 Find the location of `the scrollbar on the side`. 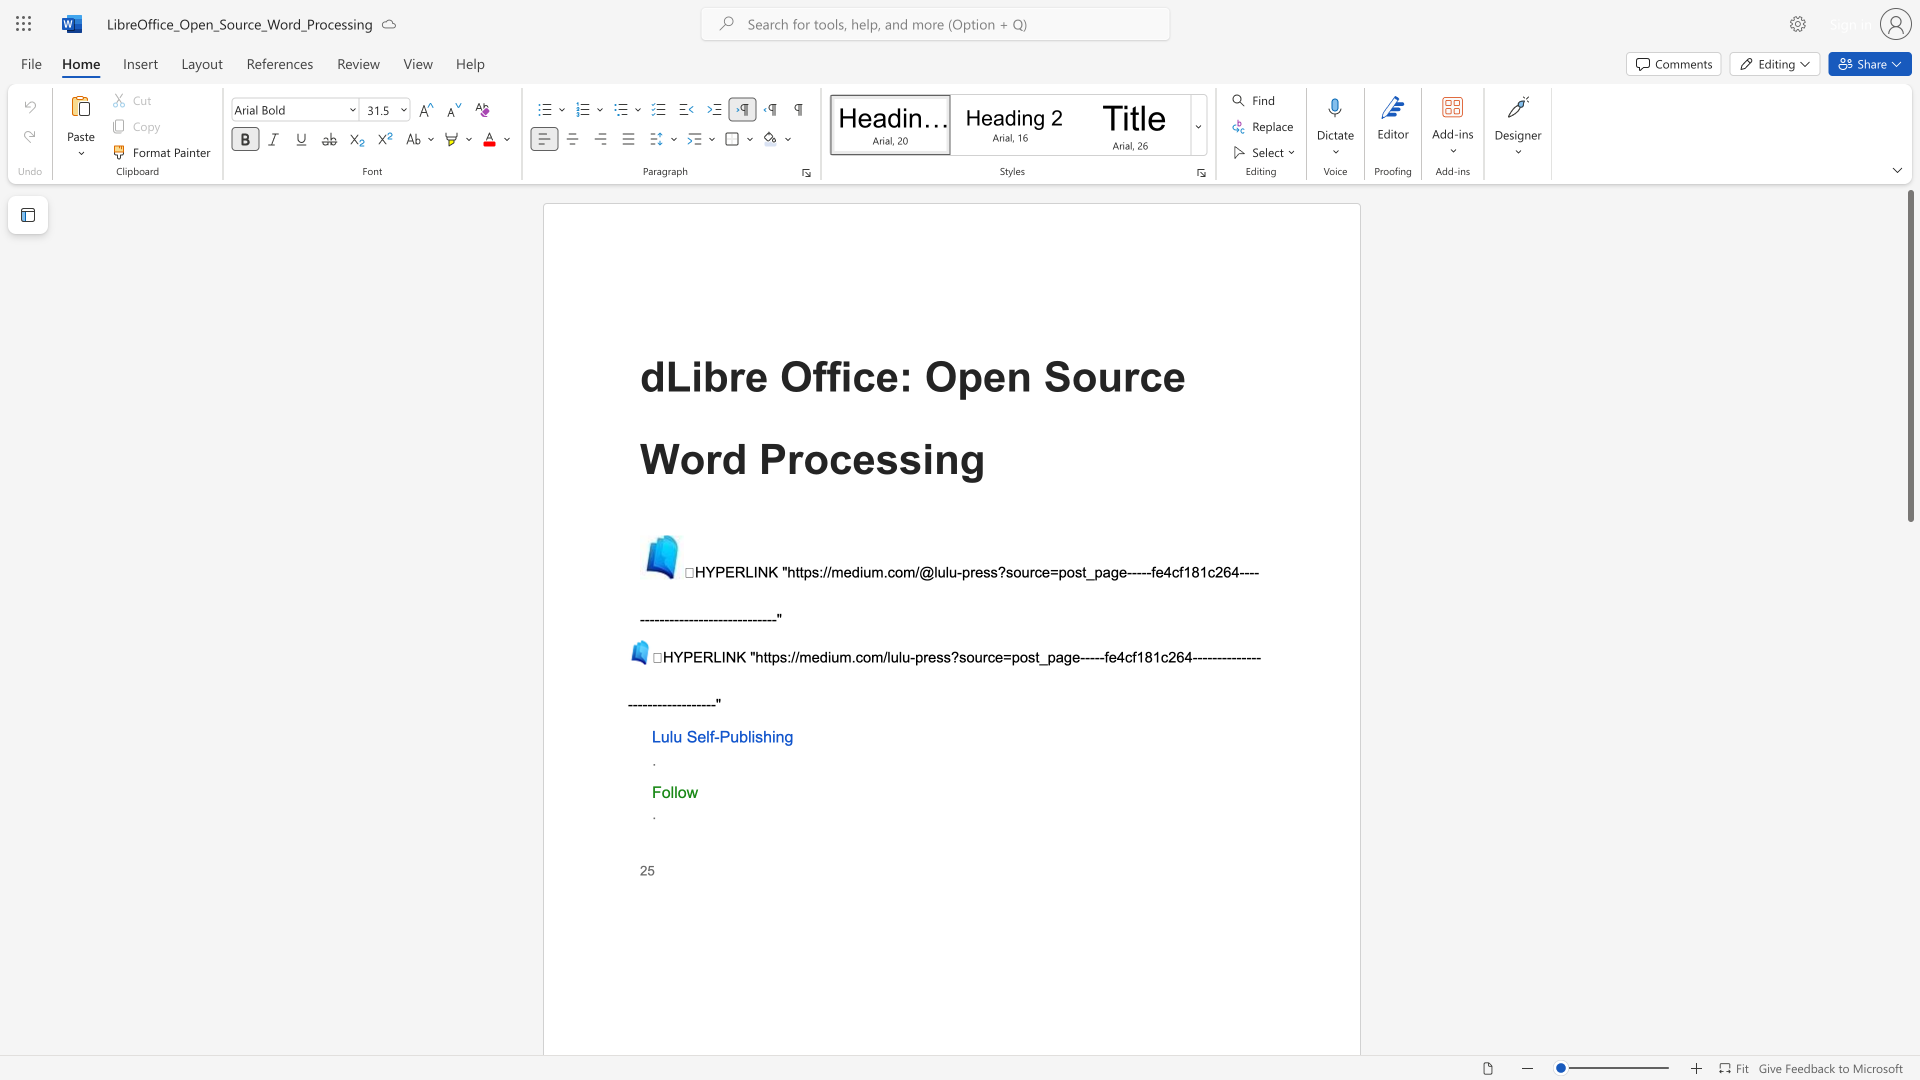

the scrollbar on the side is located at coordinates (1909, 650).